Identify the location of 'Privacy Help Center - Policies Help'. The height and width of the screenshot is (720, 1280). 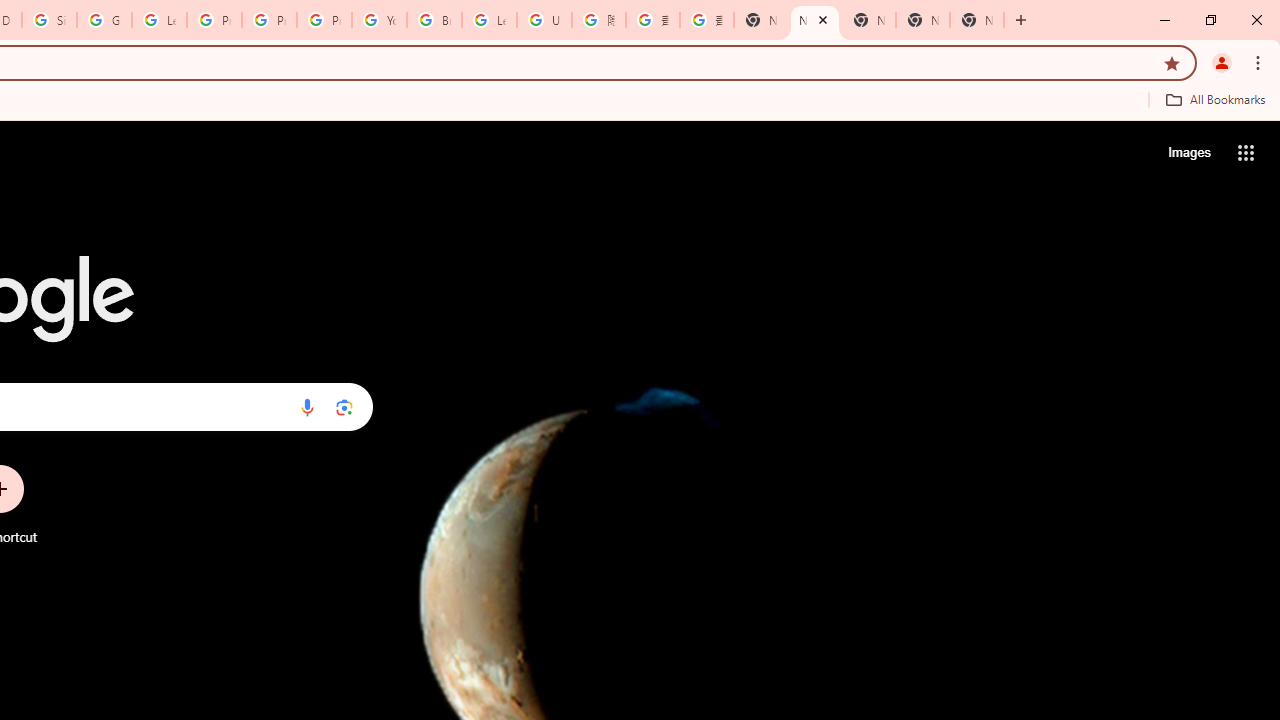
(268, 20).